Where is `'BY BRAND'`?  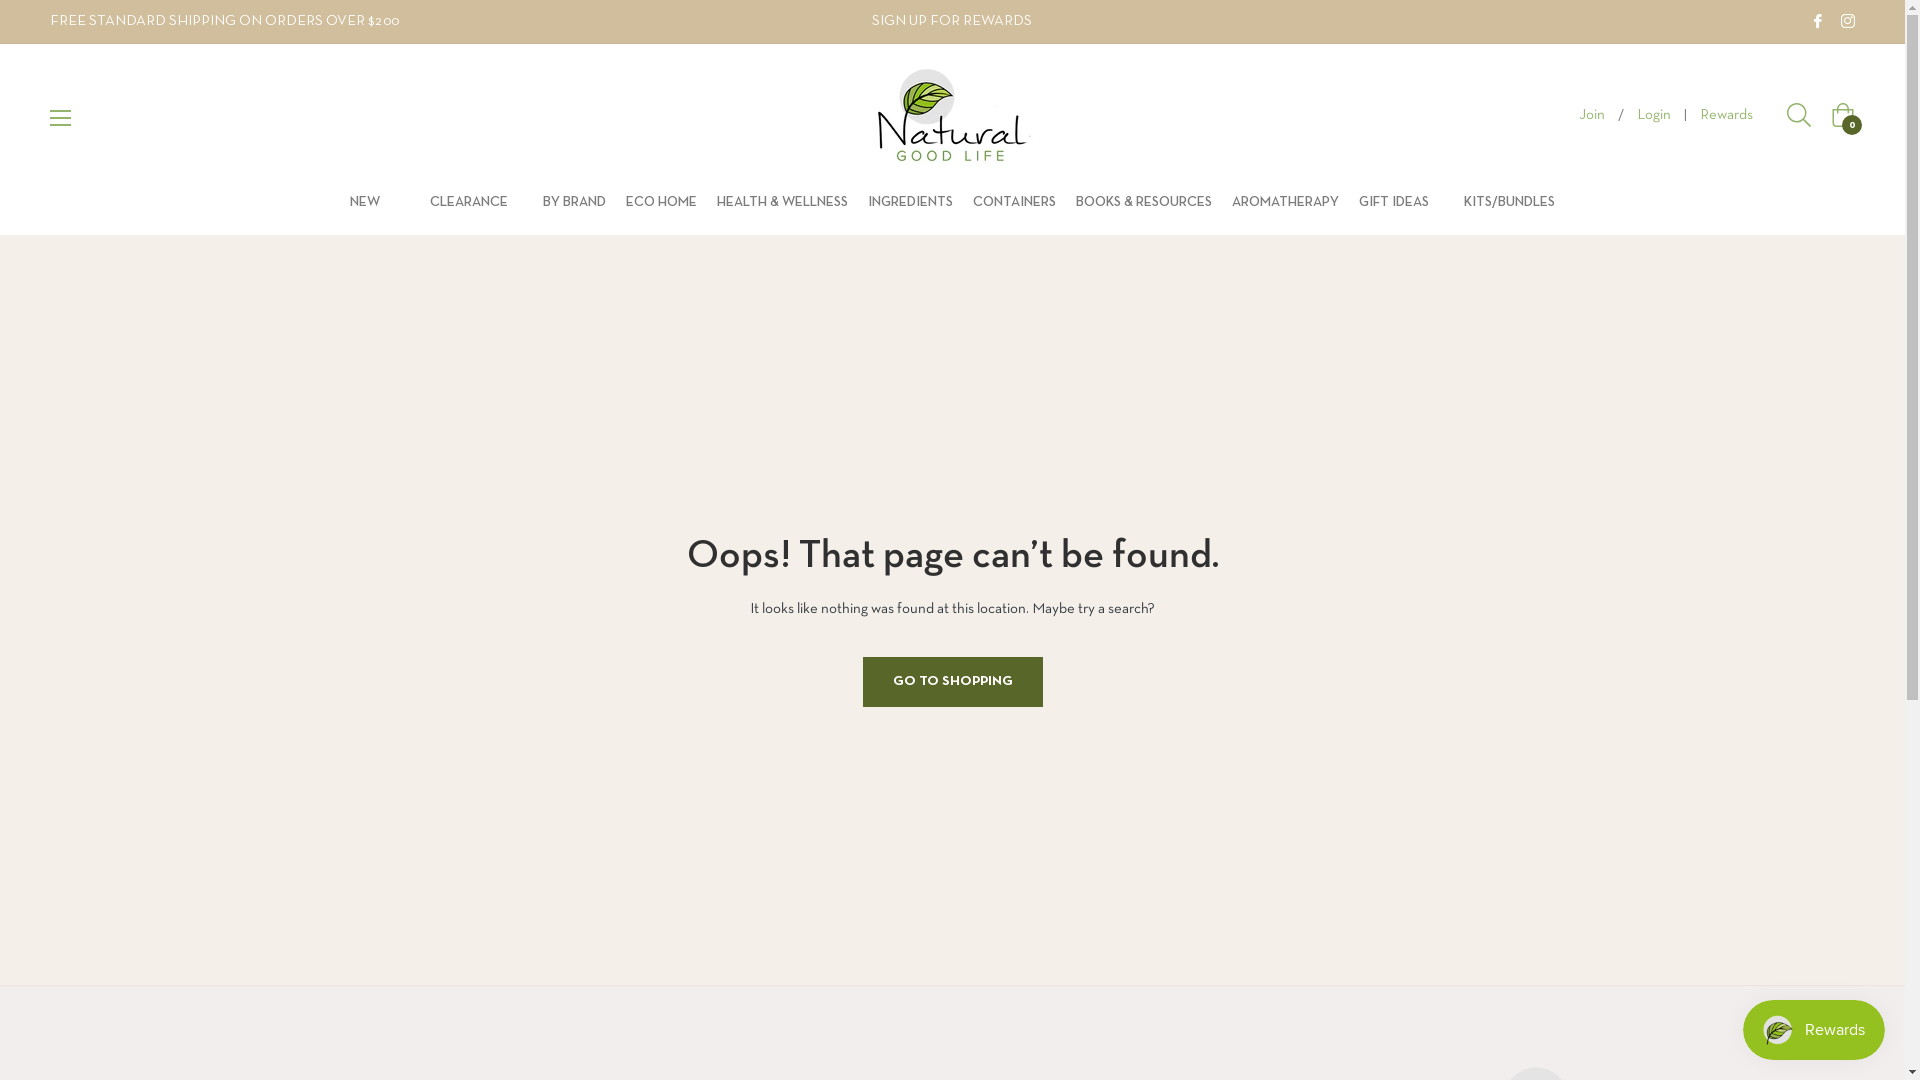
'BY BRAND' is located at coordinates (573, 202).